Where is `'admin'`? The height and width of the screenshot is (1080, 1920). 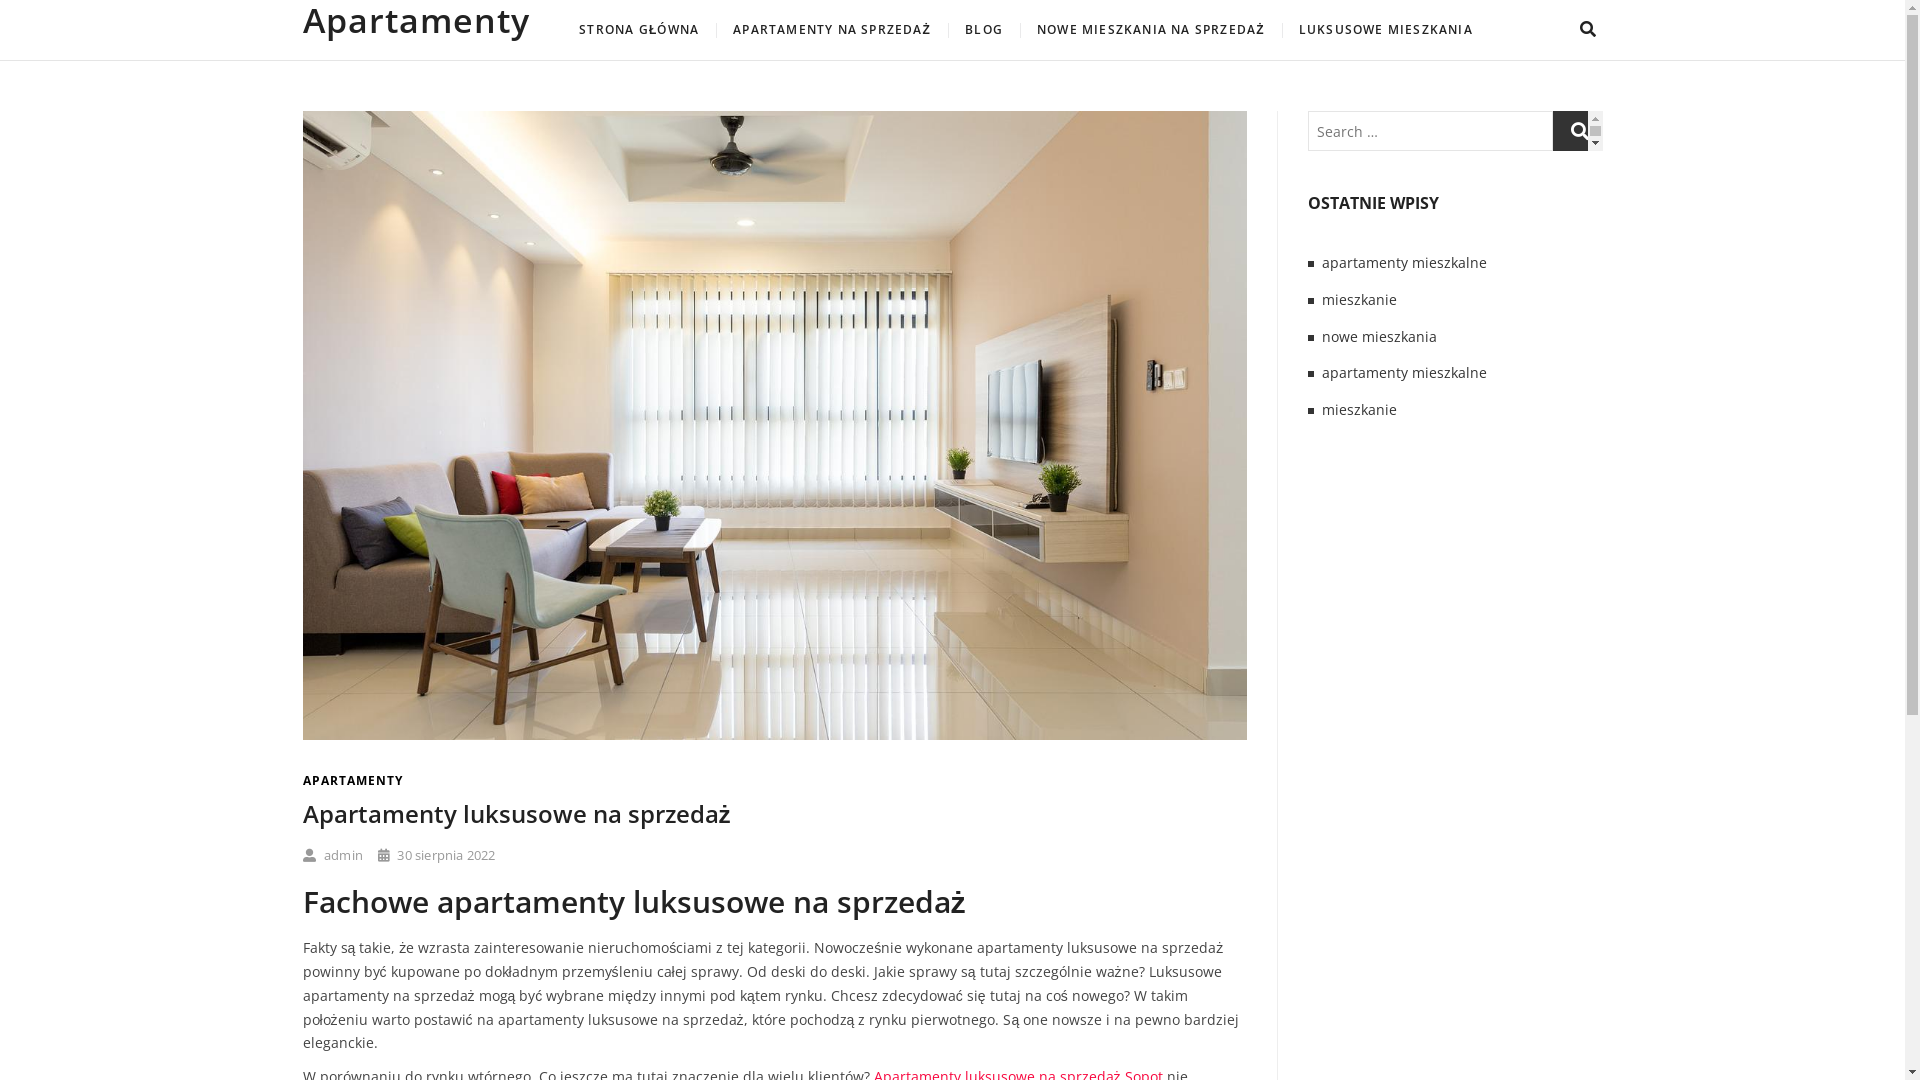 'admin' is located at coordinates (331, 855).